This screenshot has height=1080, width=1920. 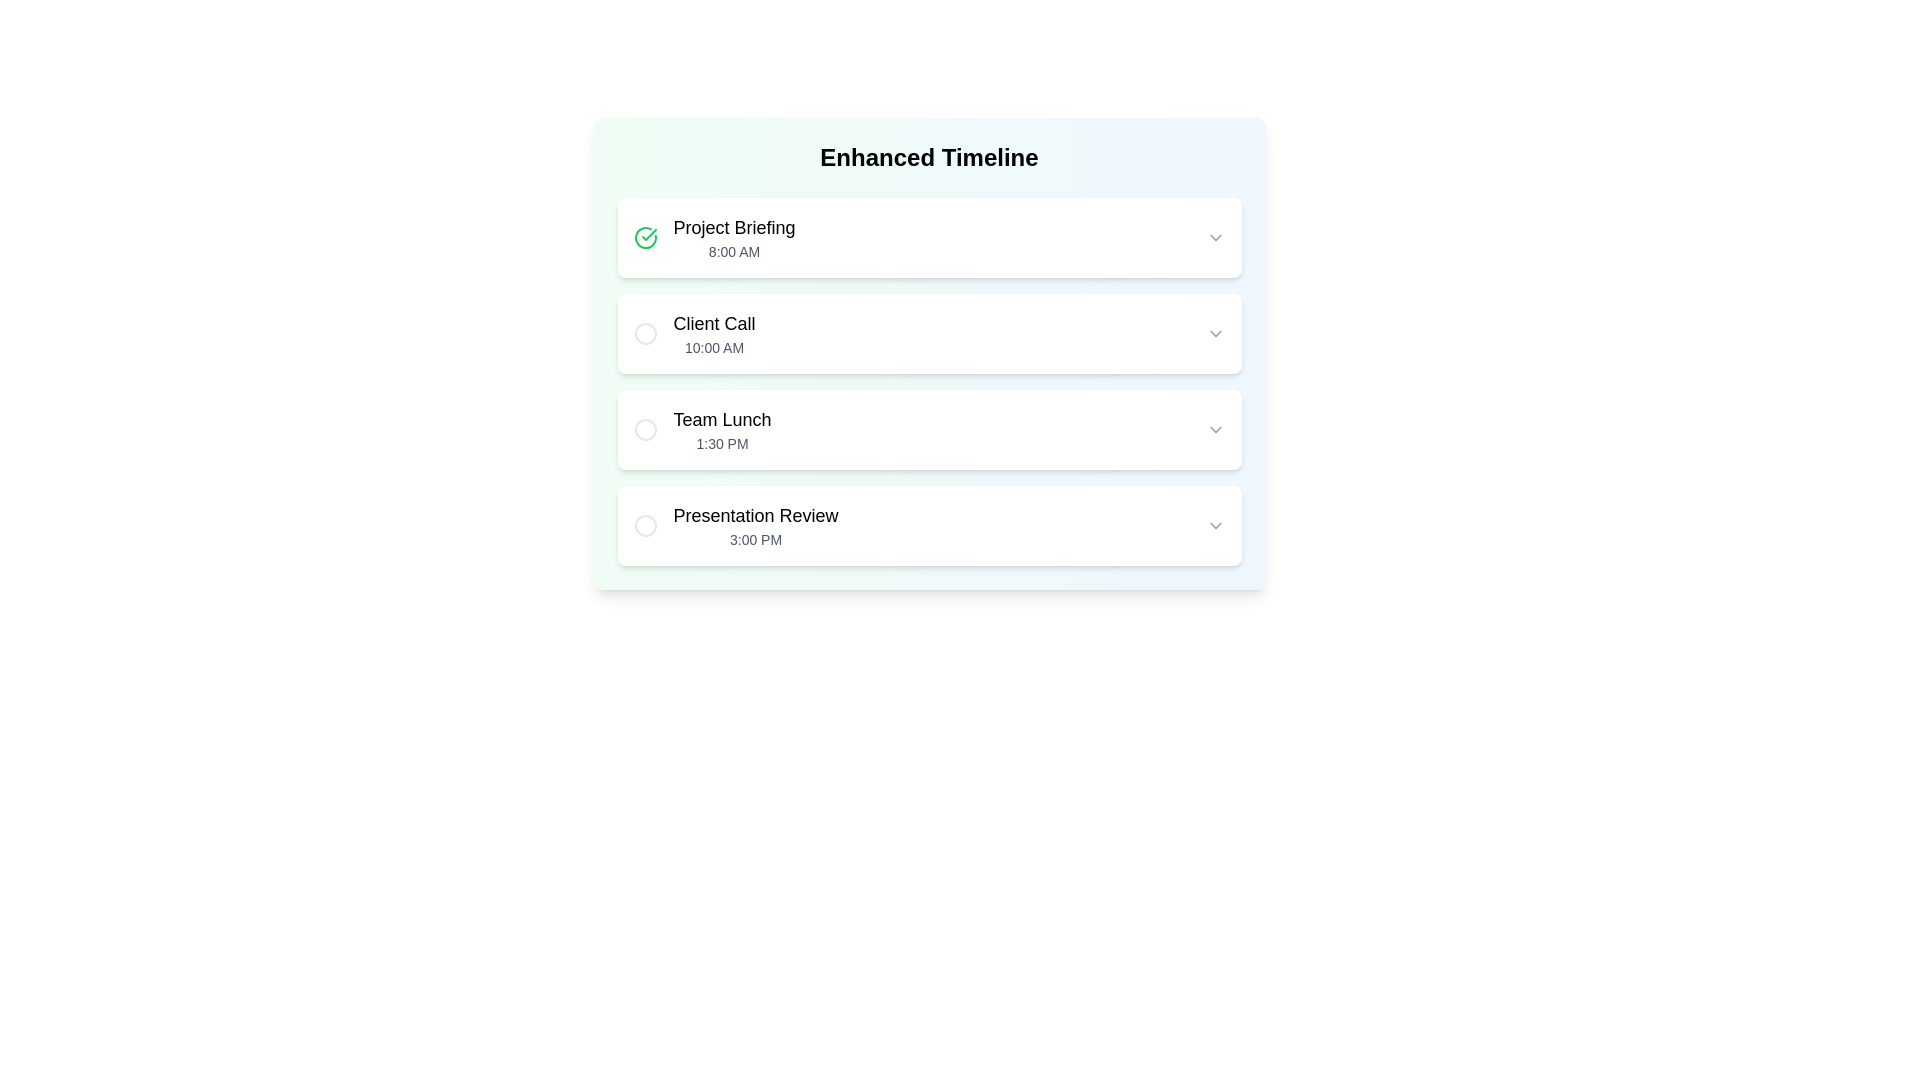 What do you see at coordinates (755, 540) in the screenshot?
I see `the Text Label that provides timing details of the event listed in the timetable, located below the 'Presentation Review' text` at bounding box center [755, 540].